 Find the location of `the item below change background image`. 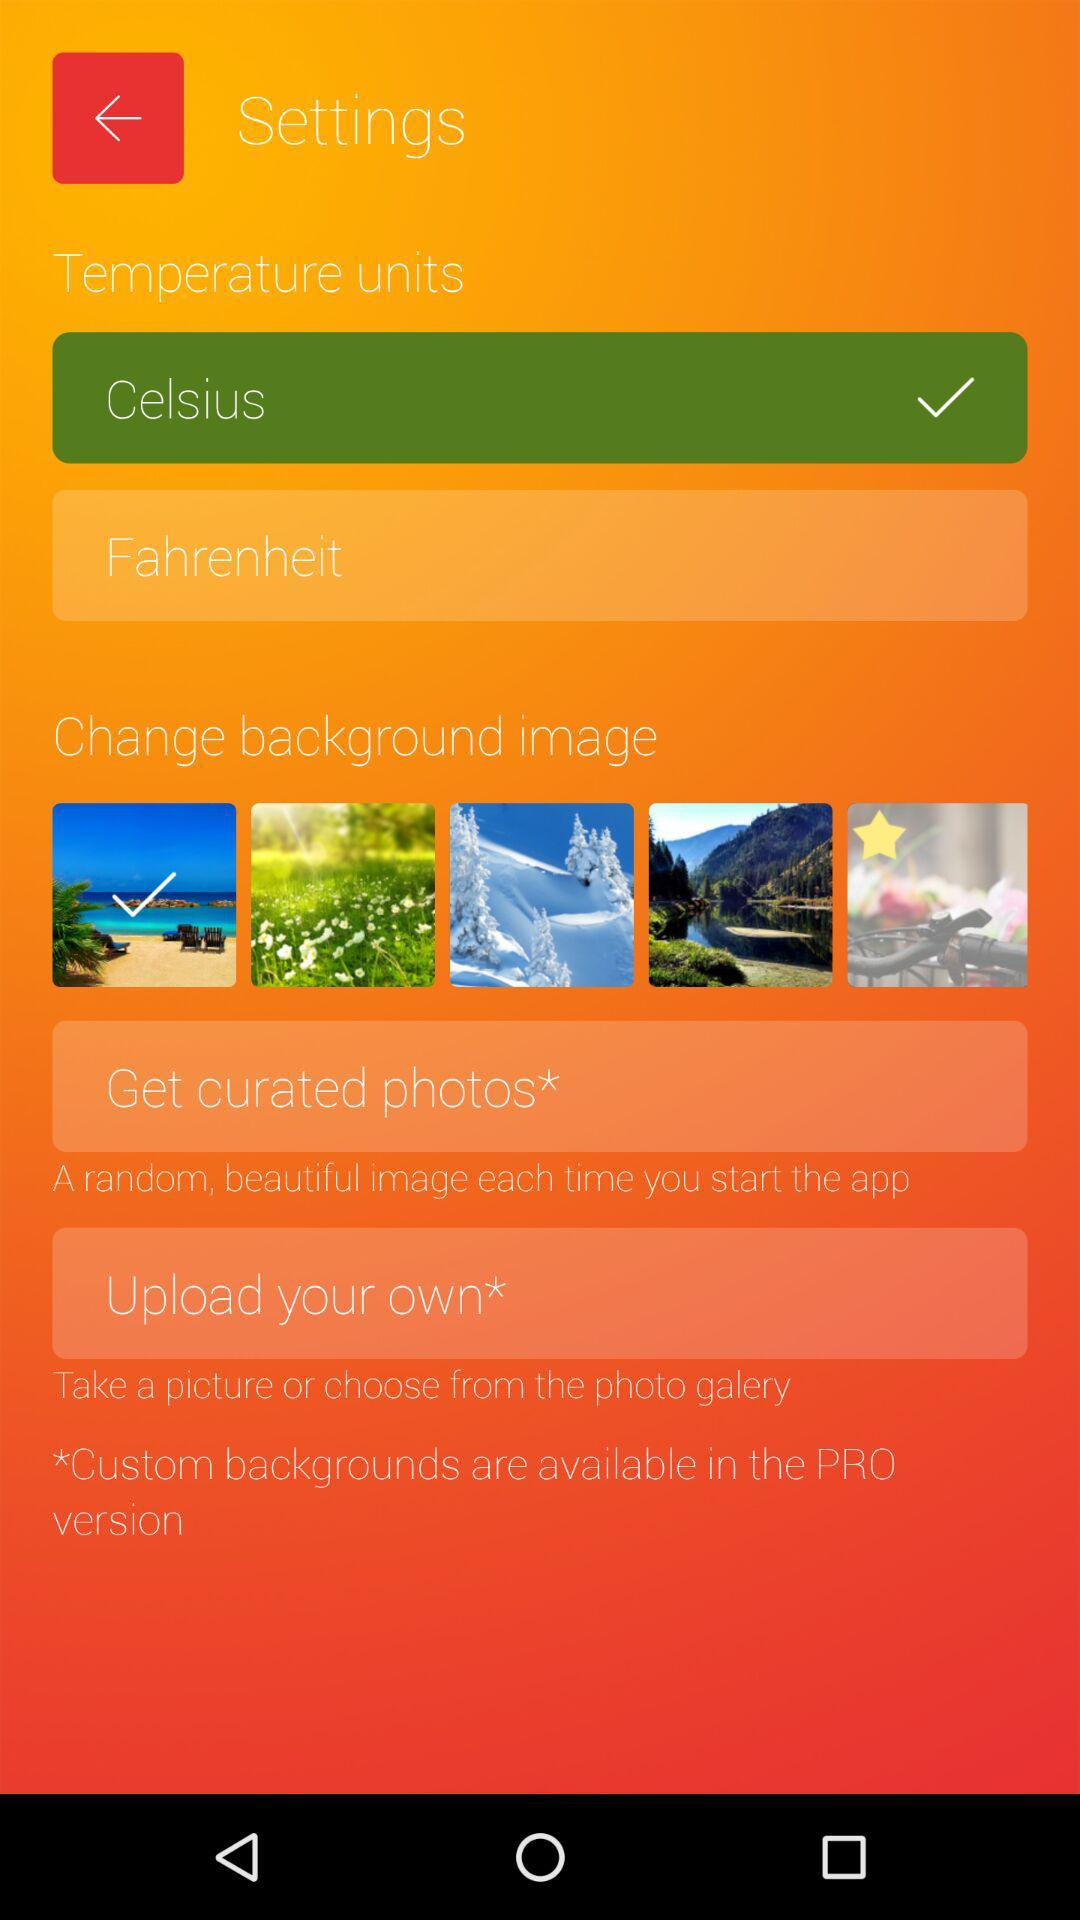

the item below change background image is located at coordinates (740, 894).